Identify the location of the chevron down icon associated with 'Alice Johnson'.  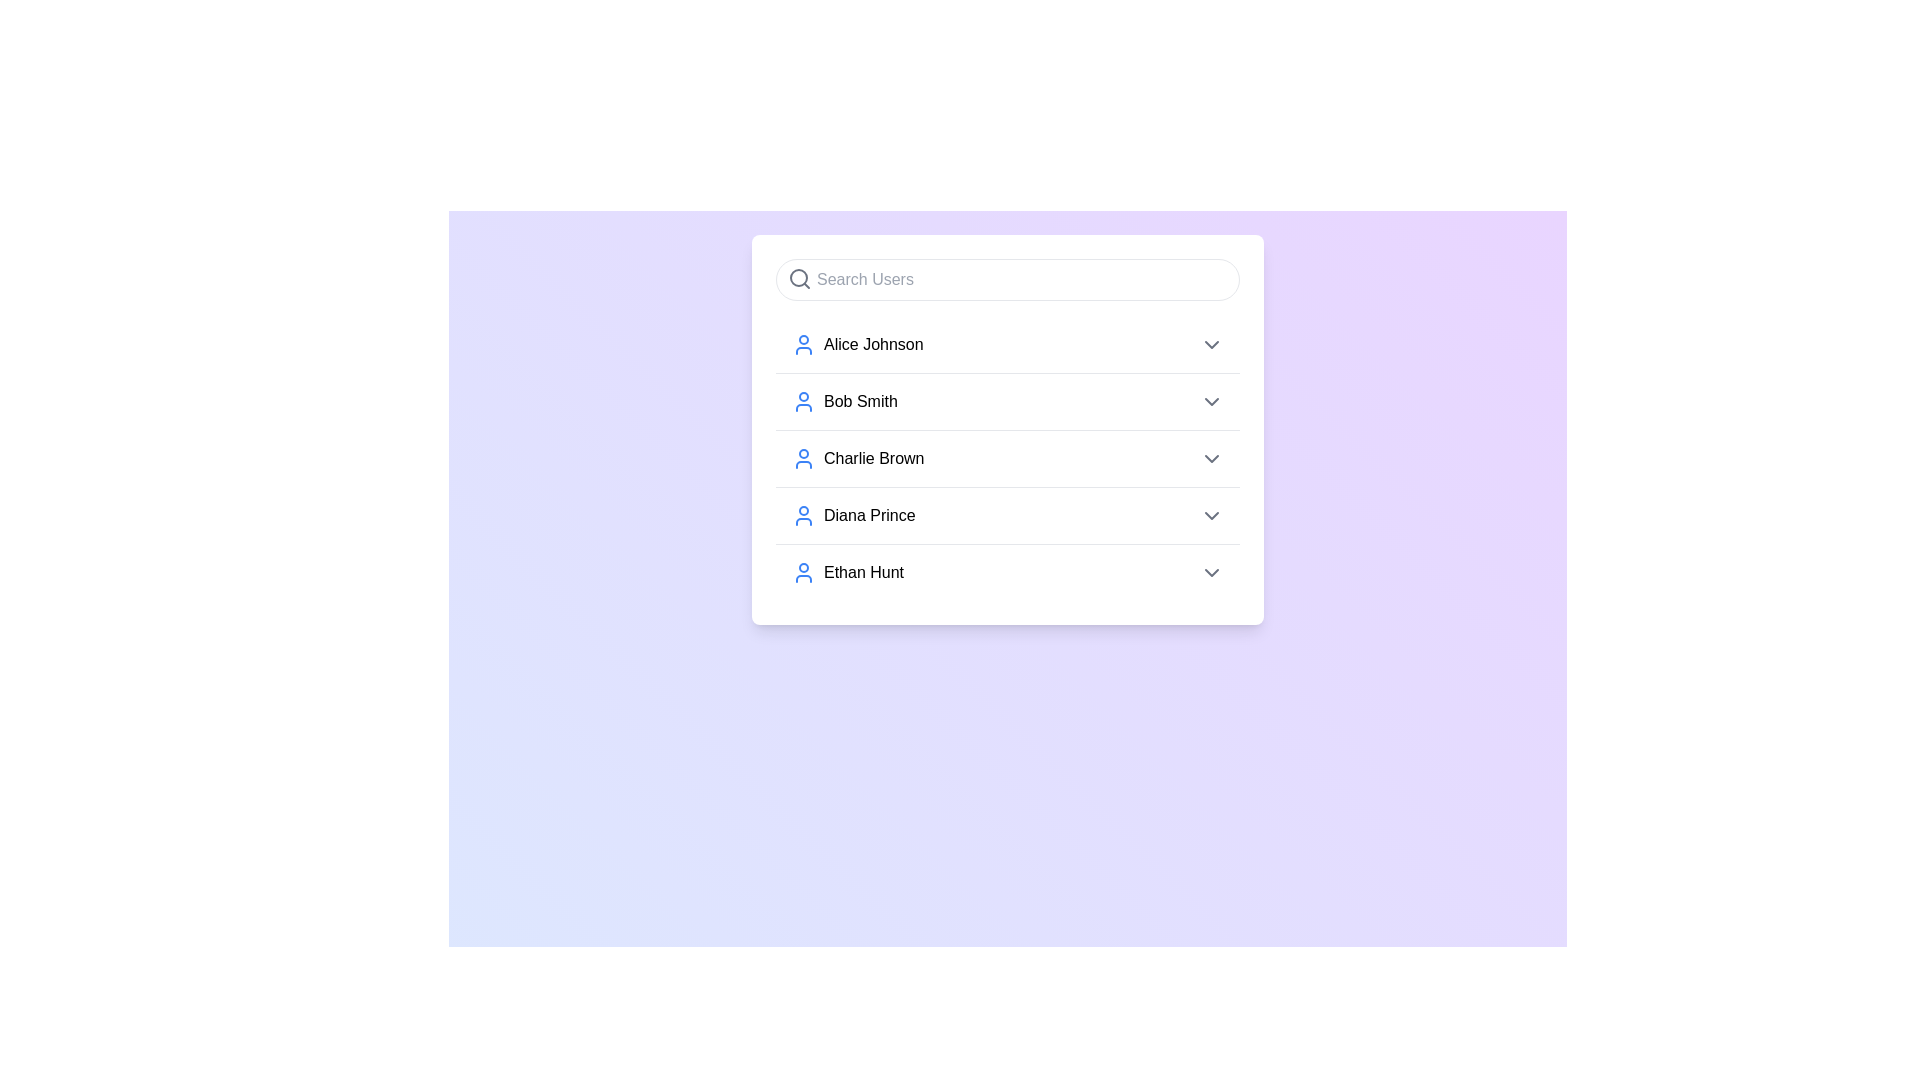
(1210, 343).